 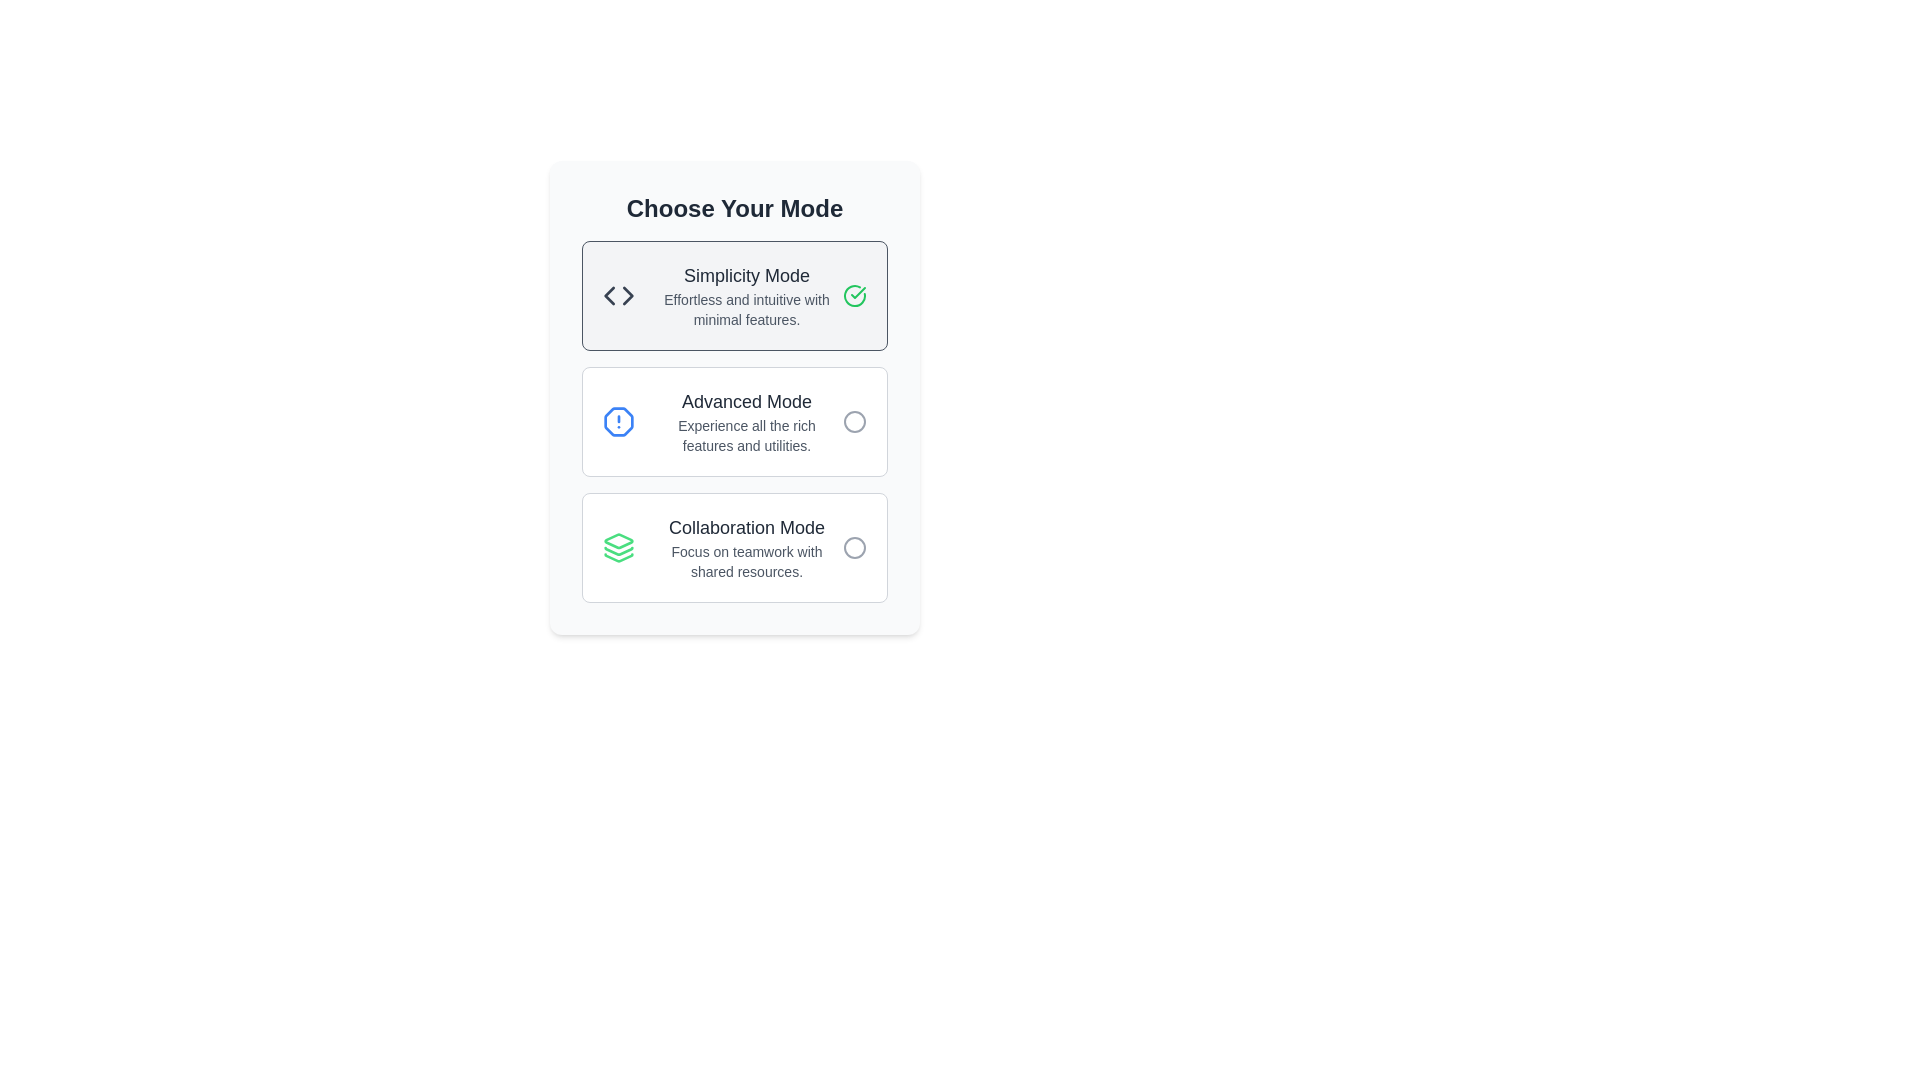 I want to click on the 'Collaboration Mode' selectable option, which features bold, dark gray text stating 'Collaboration Mode' and lighter gray text saying 'Focus on teamwork with shared resources.', so click(x=746, y=547).